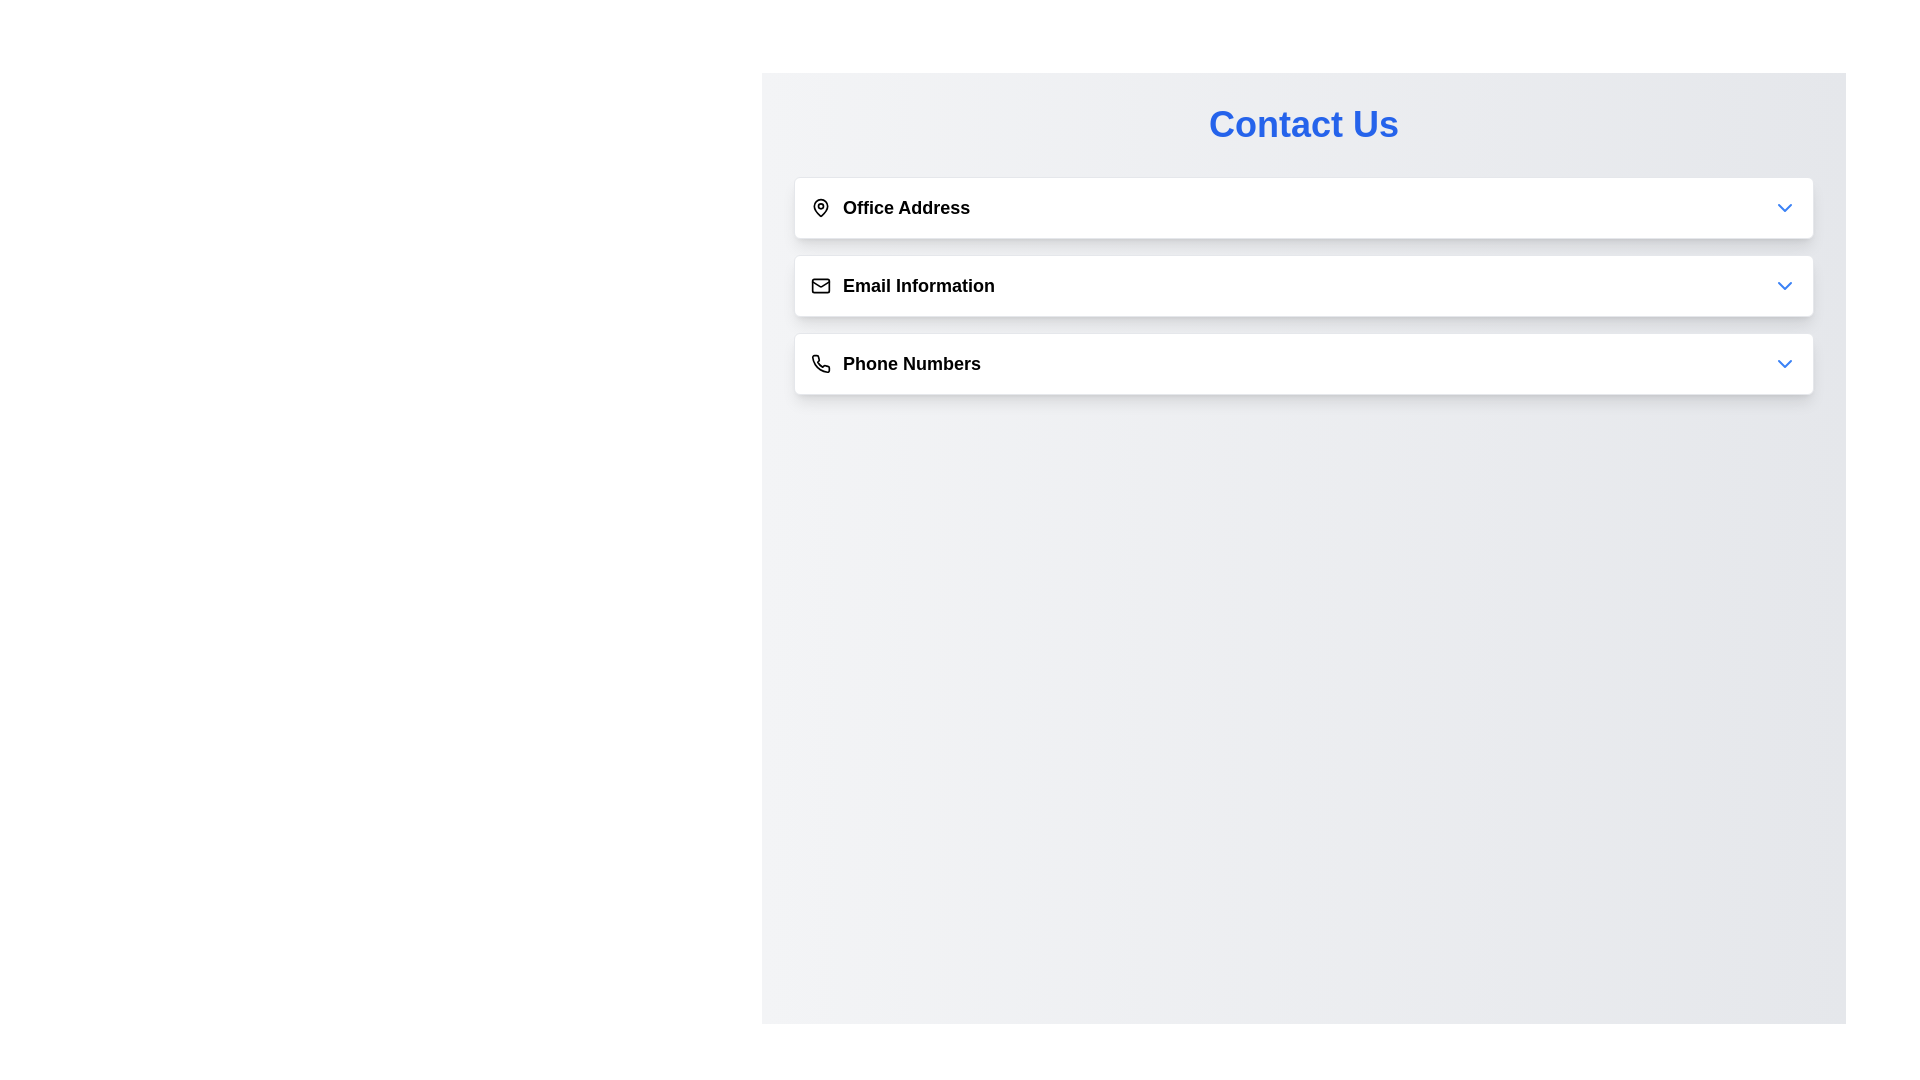  What do you see at coordinates (1785, 363) in the screenshot?
I see `the Chevron icon button located at the far right of the 'Phone Numbers' menu` at bounding box center [1785, 363].